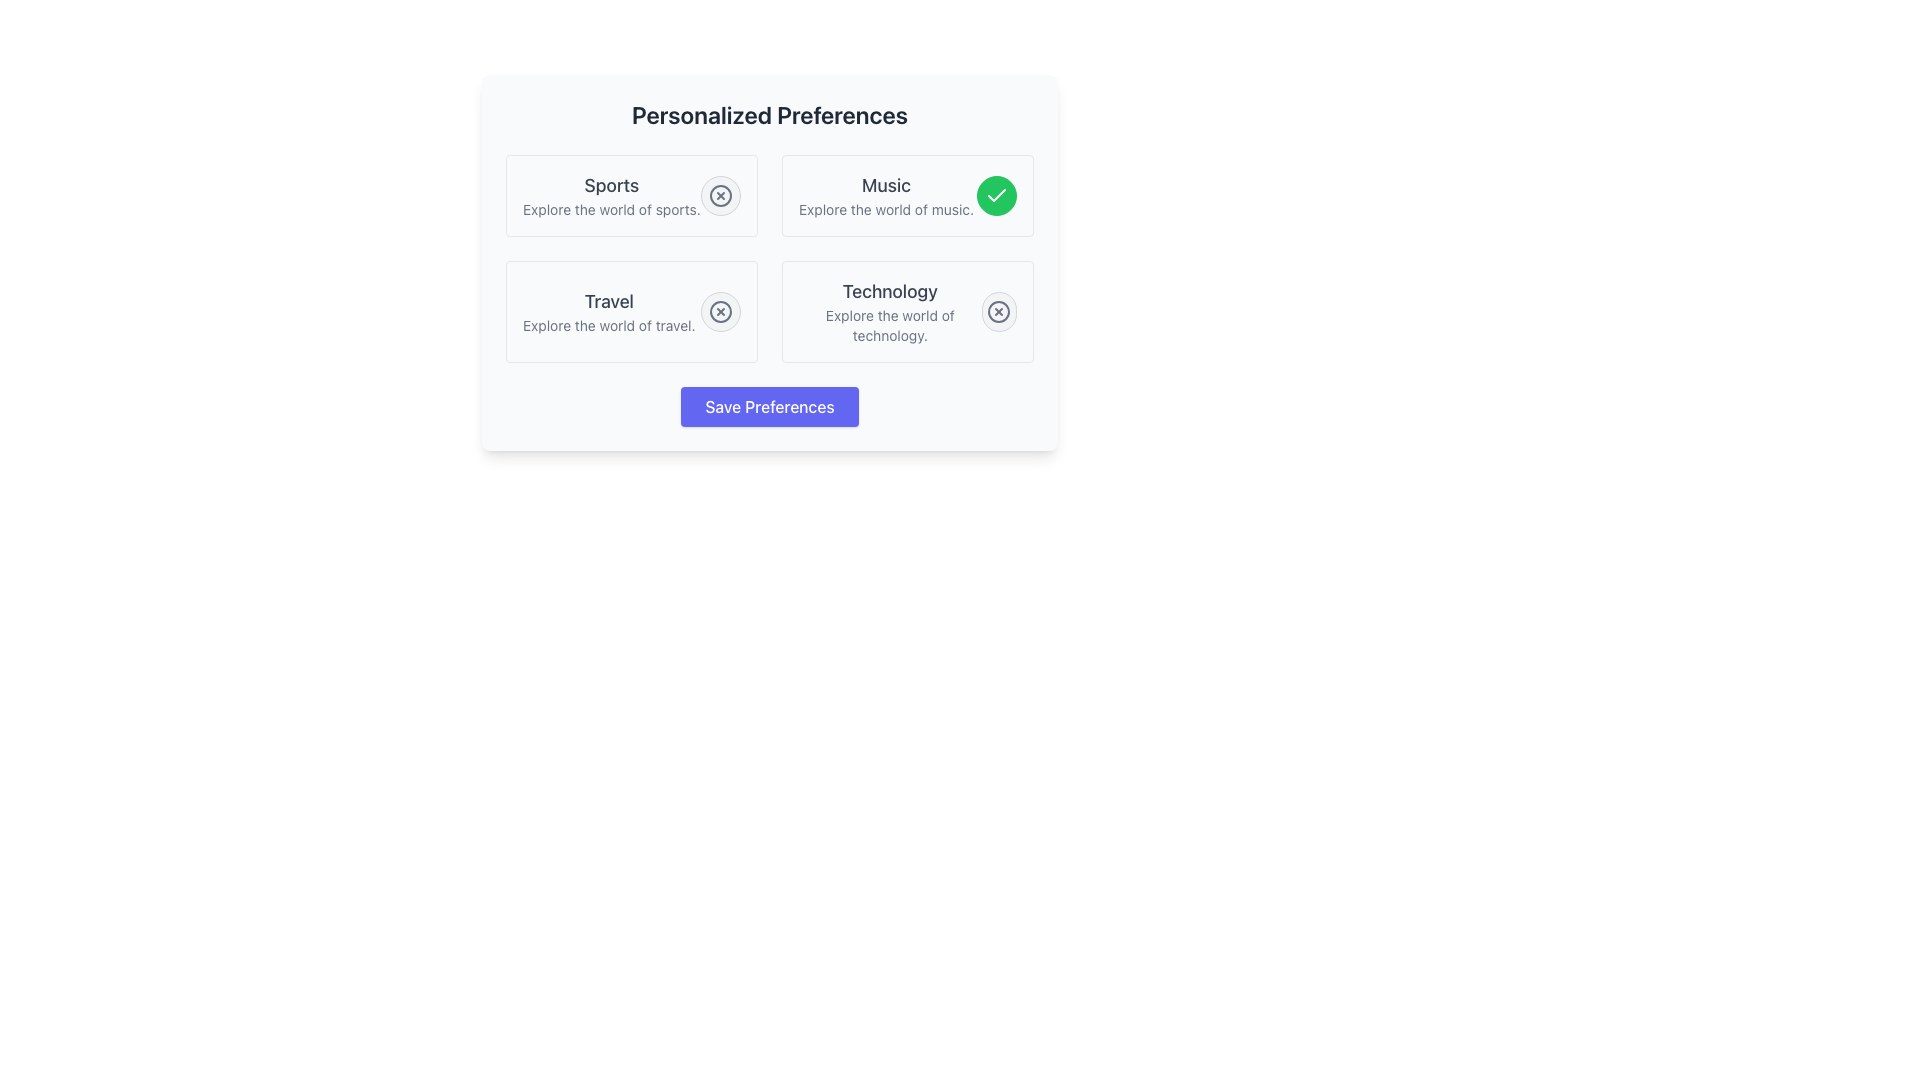 This screenshot has width=1920, height=1080. I want to click on the selectable option titled 'Music' in the upper-right part of the four-grid layout, which includes a subtitle and is adjacent to a circular icon, so click(885, 196).